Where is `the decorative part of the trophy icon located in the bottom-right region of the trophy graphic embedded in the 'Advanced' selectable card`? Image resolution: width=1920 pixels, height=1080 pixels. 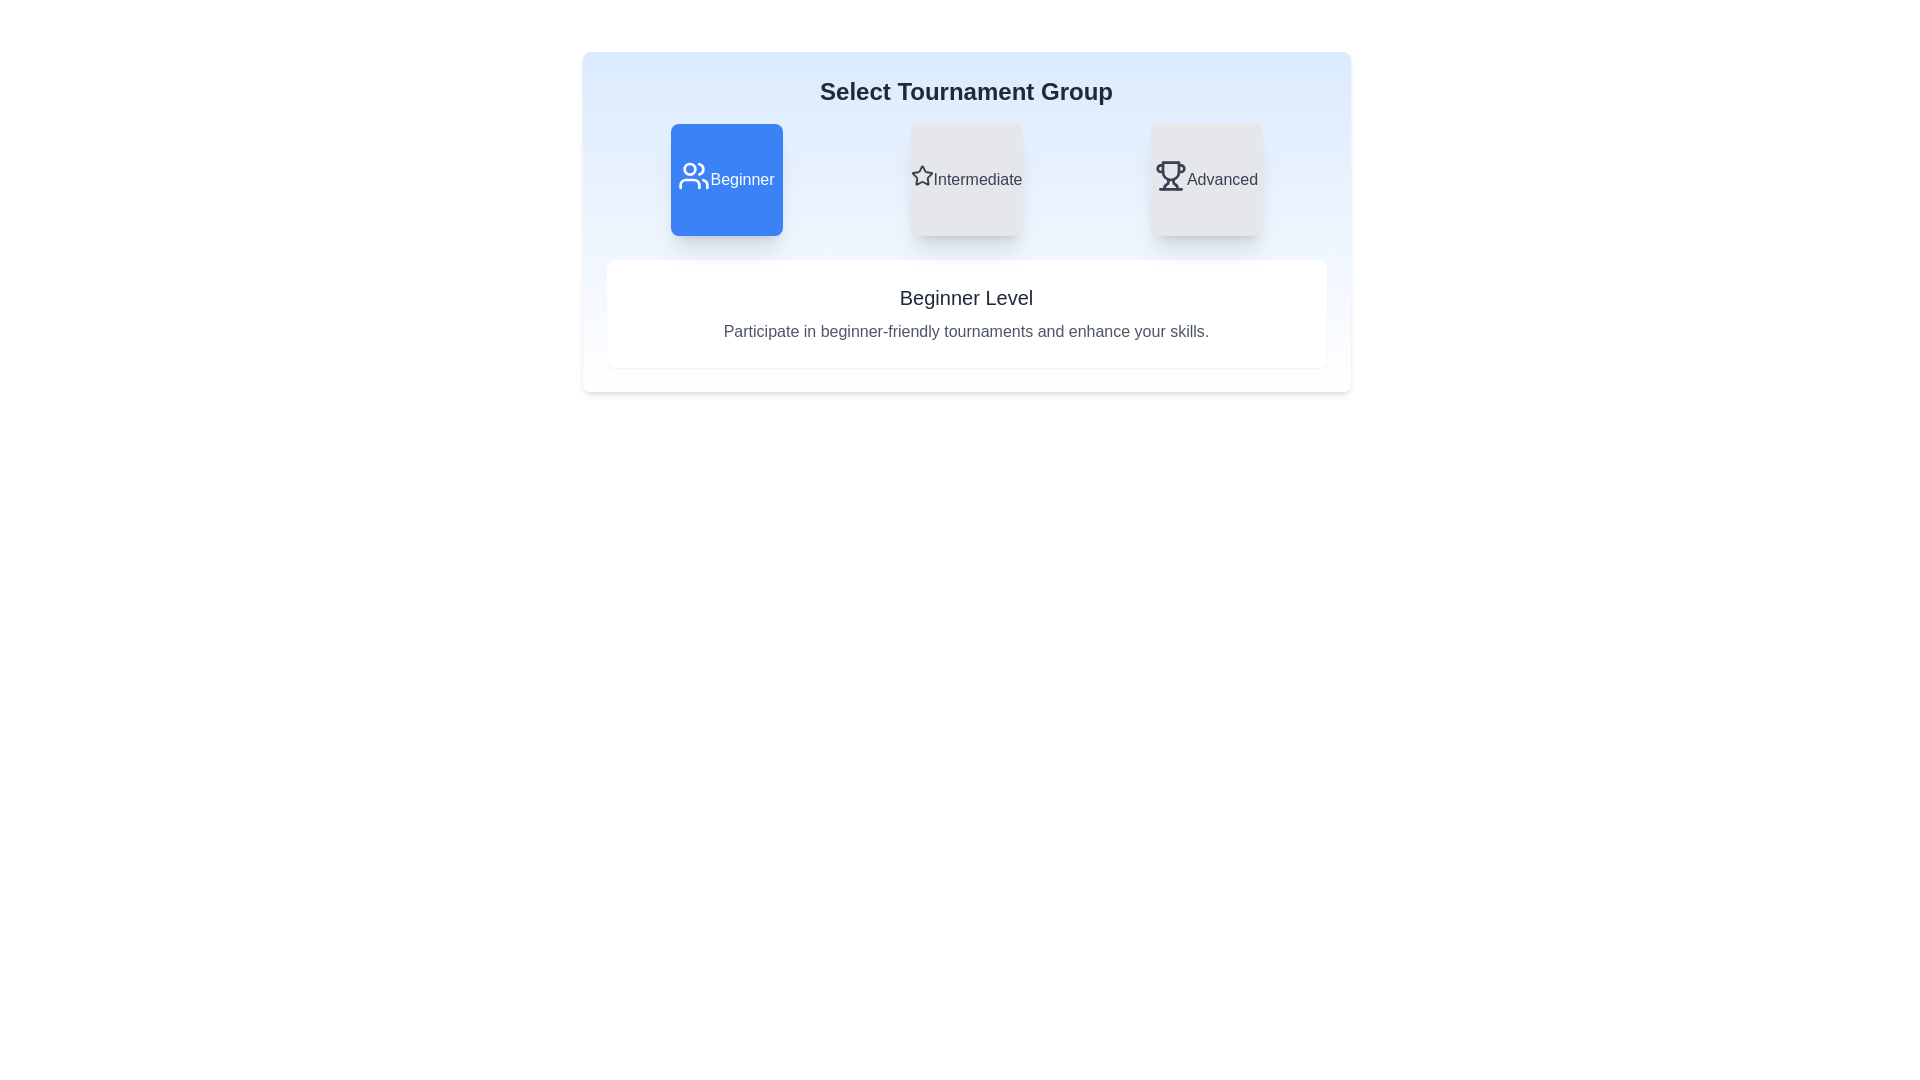
the decorative part of the trophy icon located in the bottom-right region of the trophy graphic embedded in the 'Advanced' selectable card is located at coordinates (1175, 184).